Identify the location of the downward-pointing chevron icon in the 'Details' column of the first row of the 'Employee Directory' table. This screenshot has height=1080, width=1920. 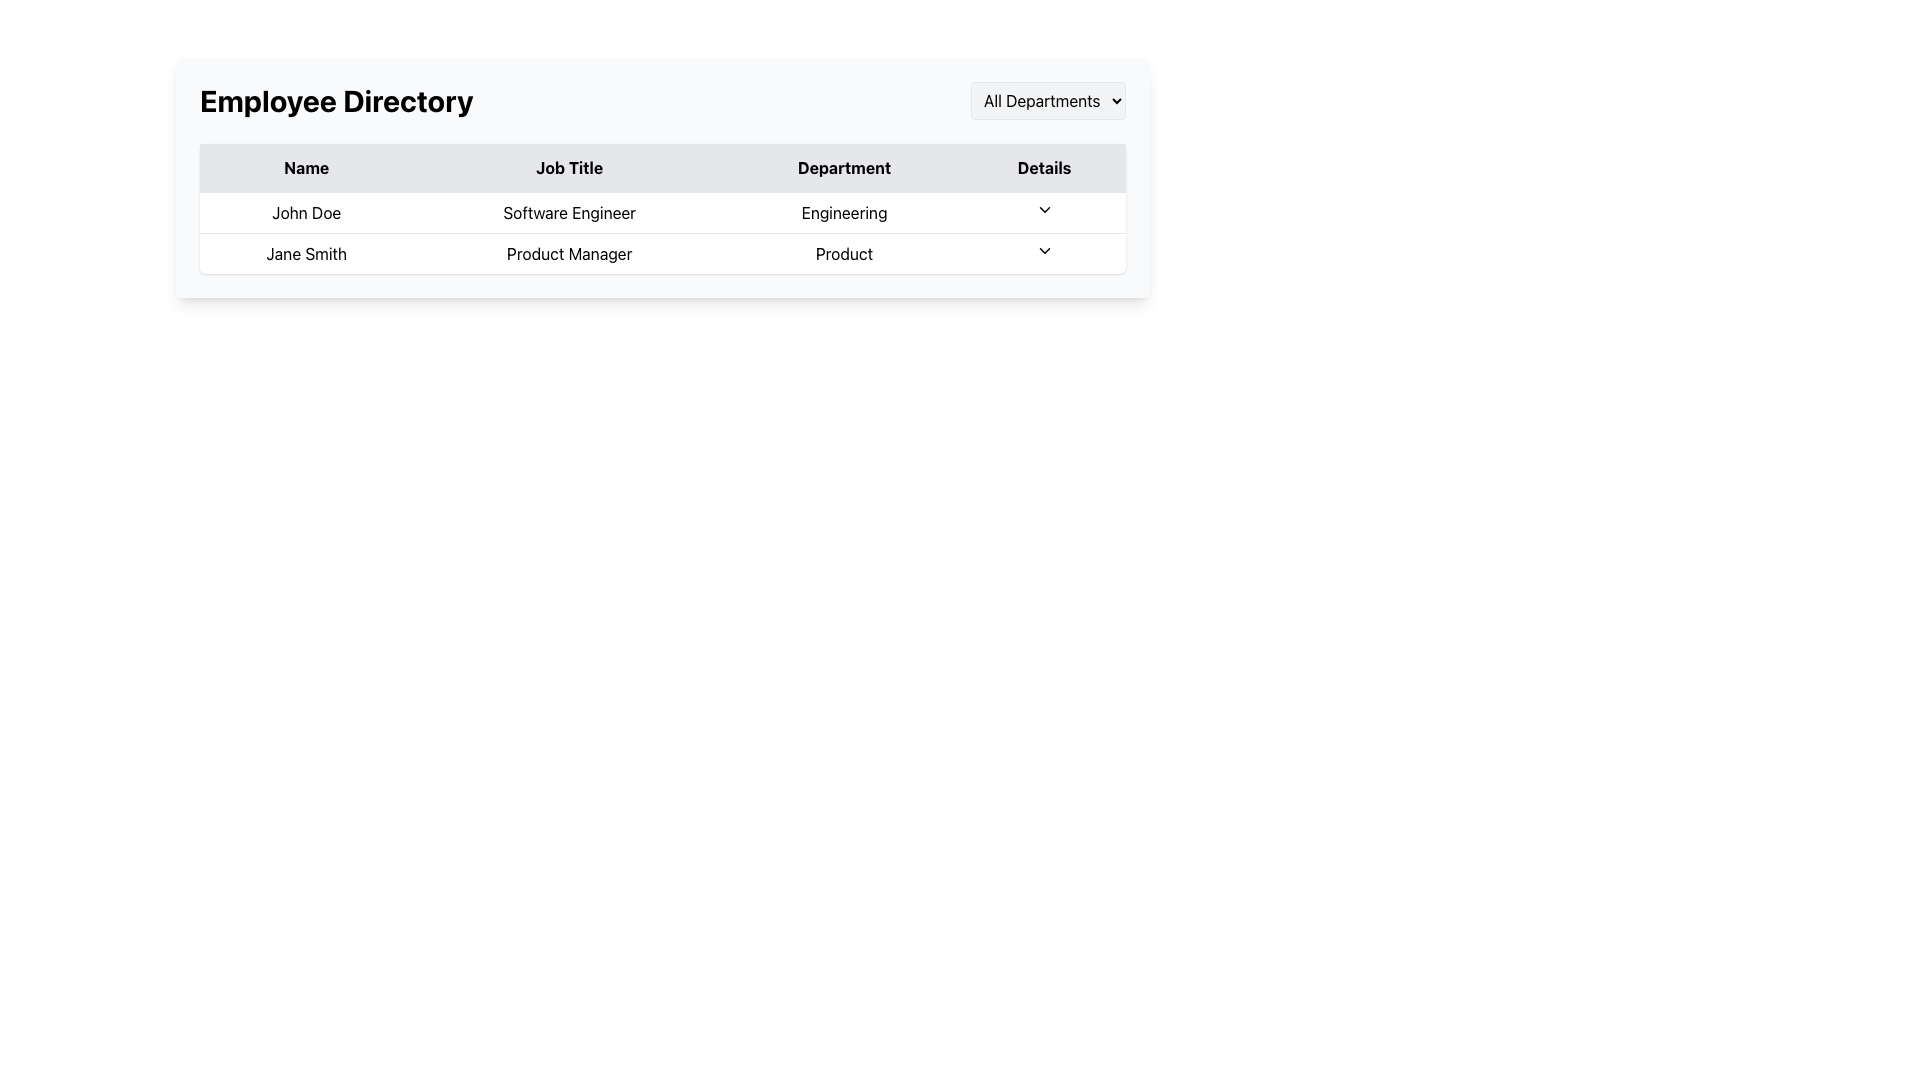
(1043, 209).